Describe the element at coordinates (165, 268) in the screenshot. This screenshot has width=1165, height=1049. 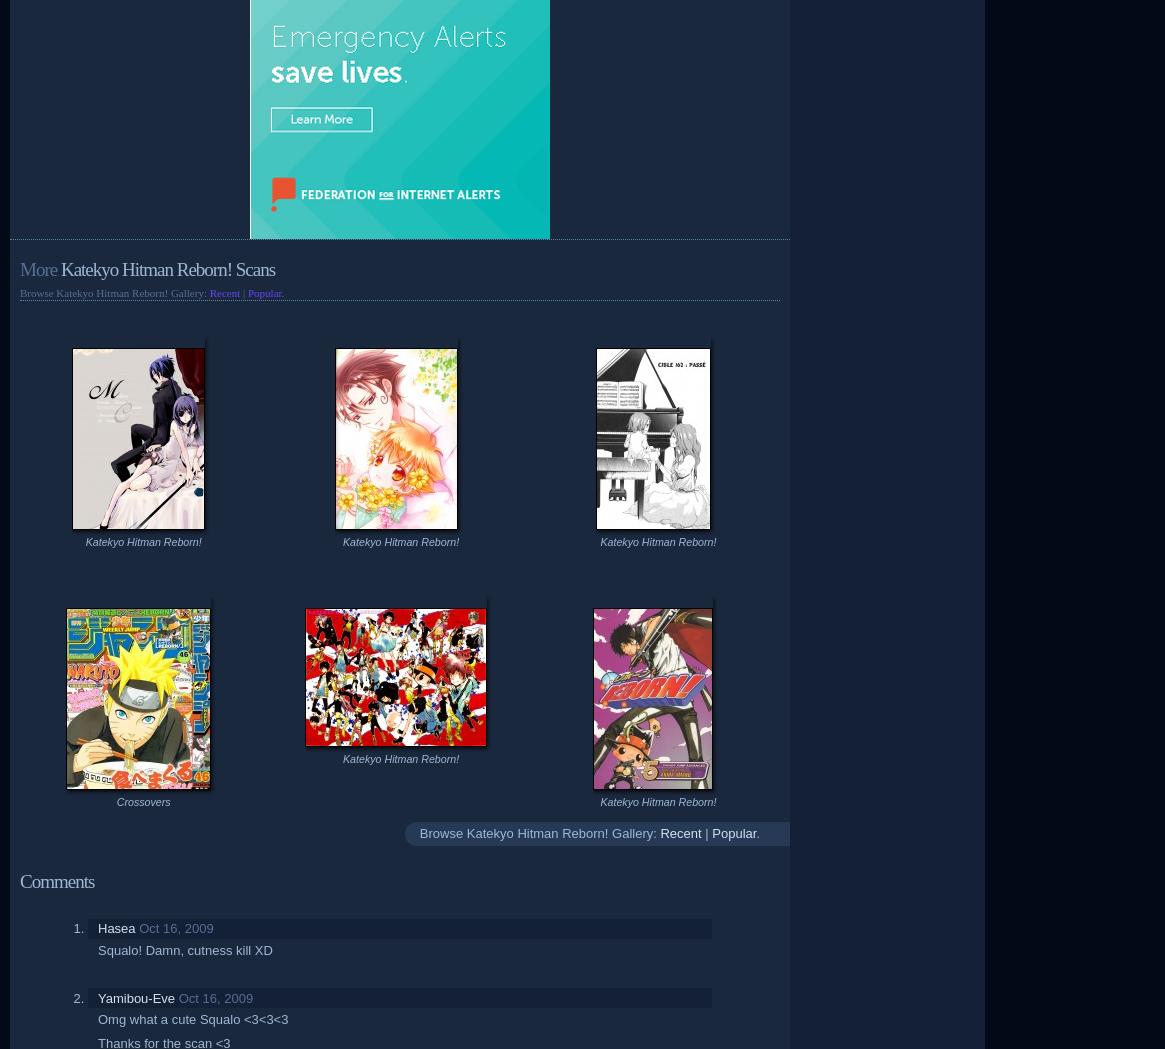
I see `'Katekyo Hitman Reborn! Scans'` at that location.